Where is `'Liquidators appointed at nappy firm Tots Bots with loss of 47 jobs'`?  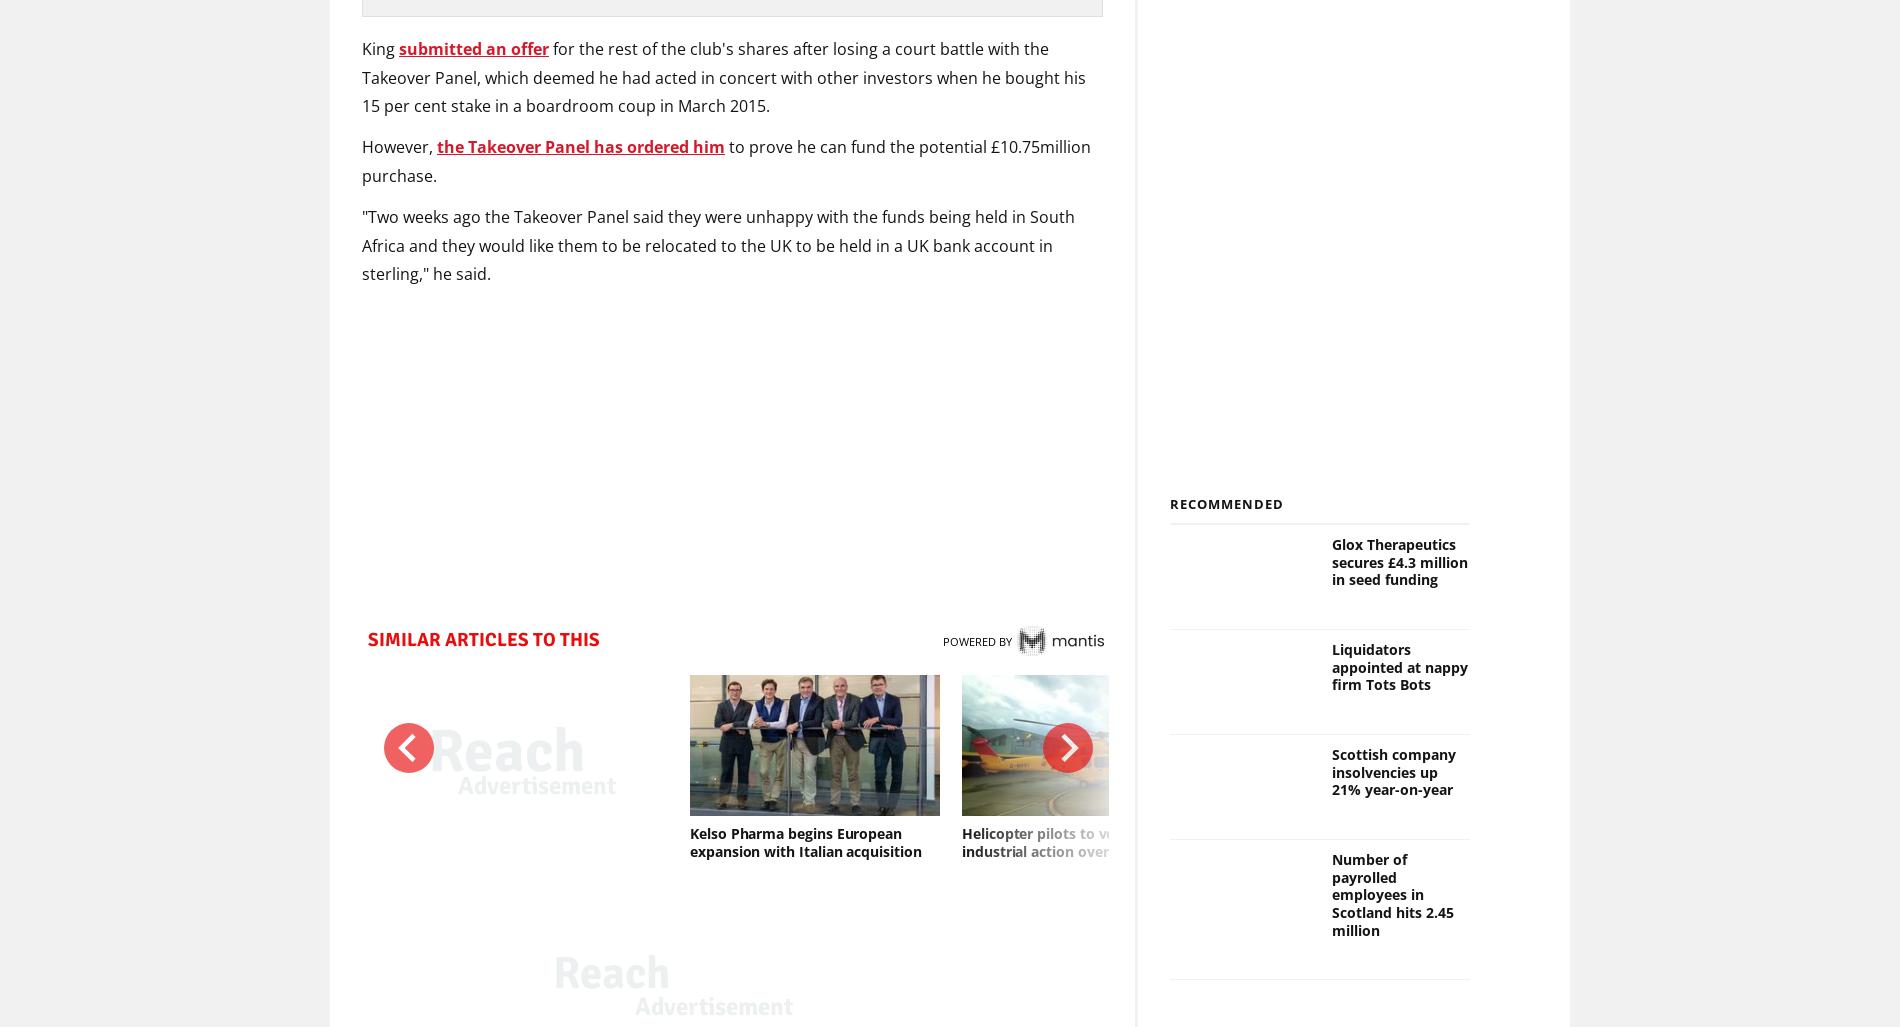
'Liquidators appointed at nappy firm Tots Bots with loss of 47 jobs' is located at coordinates (1679, 842).